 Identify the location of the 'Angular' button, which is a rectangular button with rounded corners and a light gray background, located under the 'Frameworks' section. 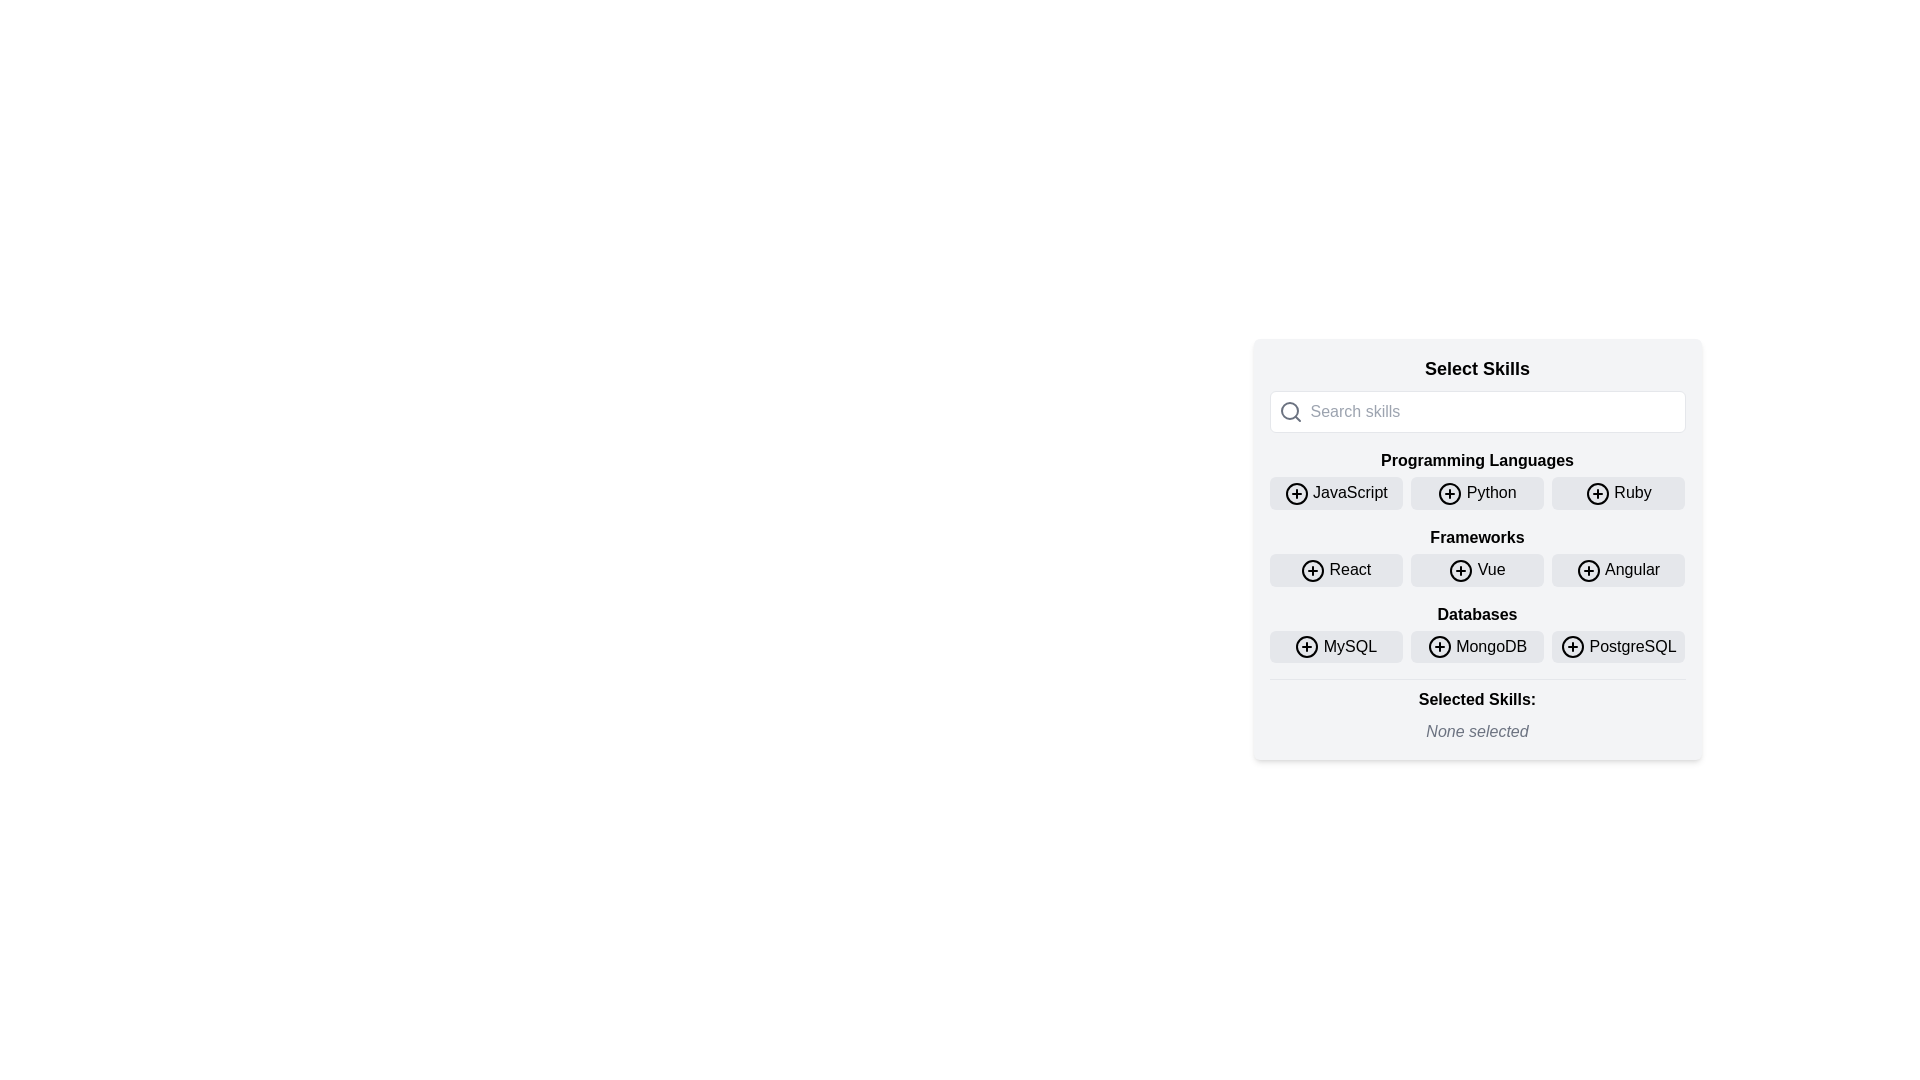
(1618, 570).